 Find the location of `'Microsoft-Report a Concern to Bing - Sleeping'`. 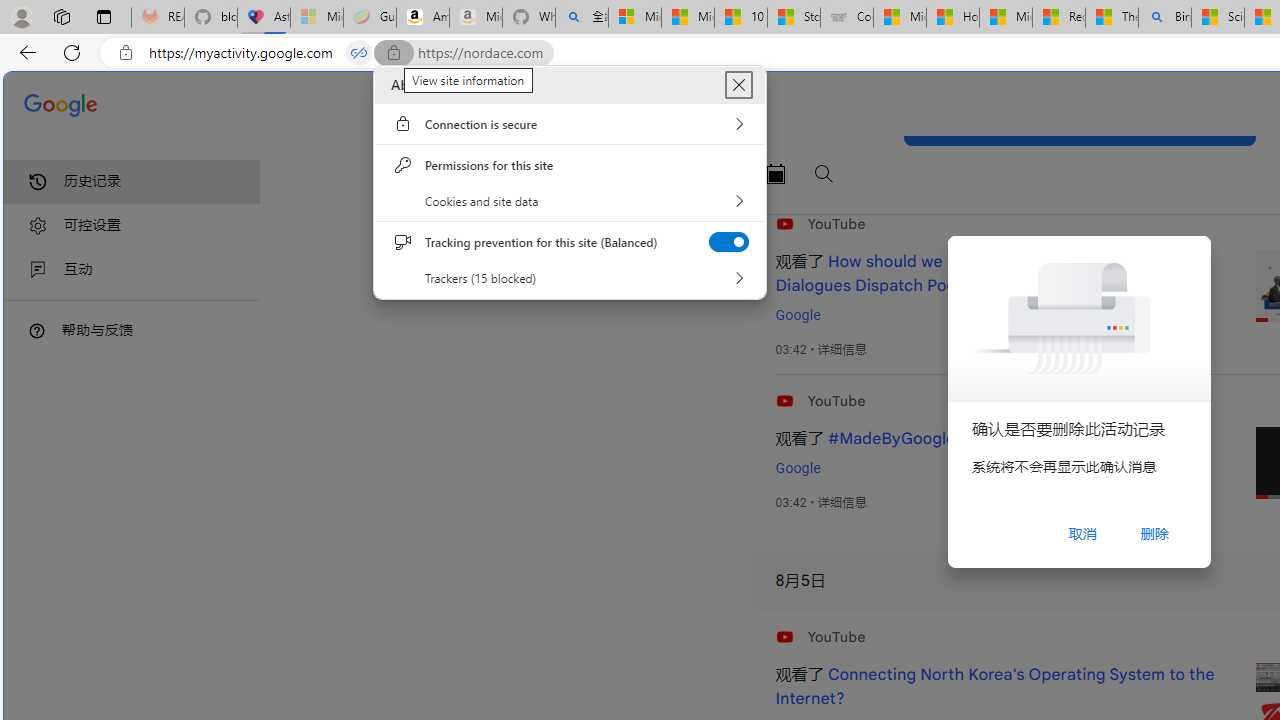

'Microsoft-Report a Concern to Bing - Sleeping' is located at coordinates (315, 17).